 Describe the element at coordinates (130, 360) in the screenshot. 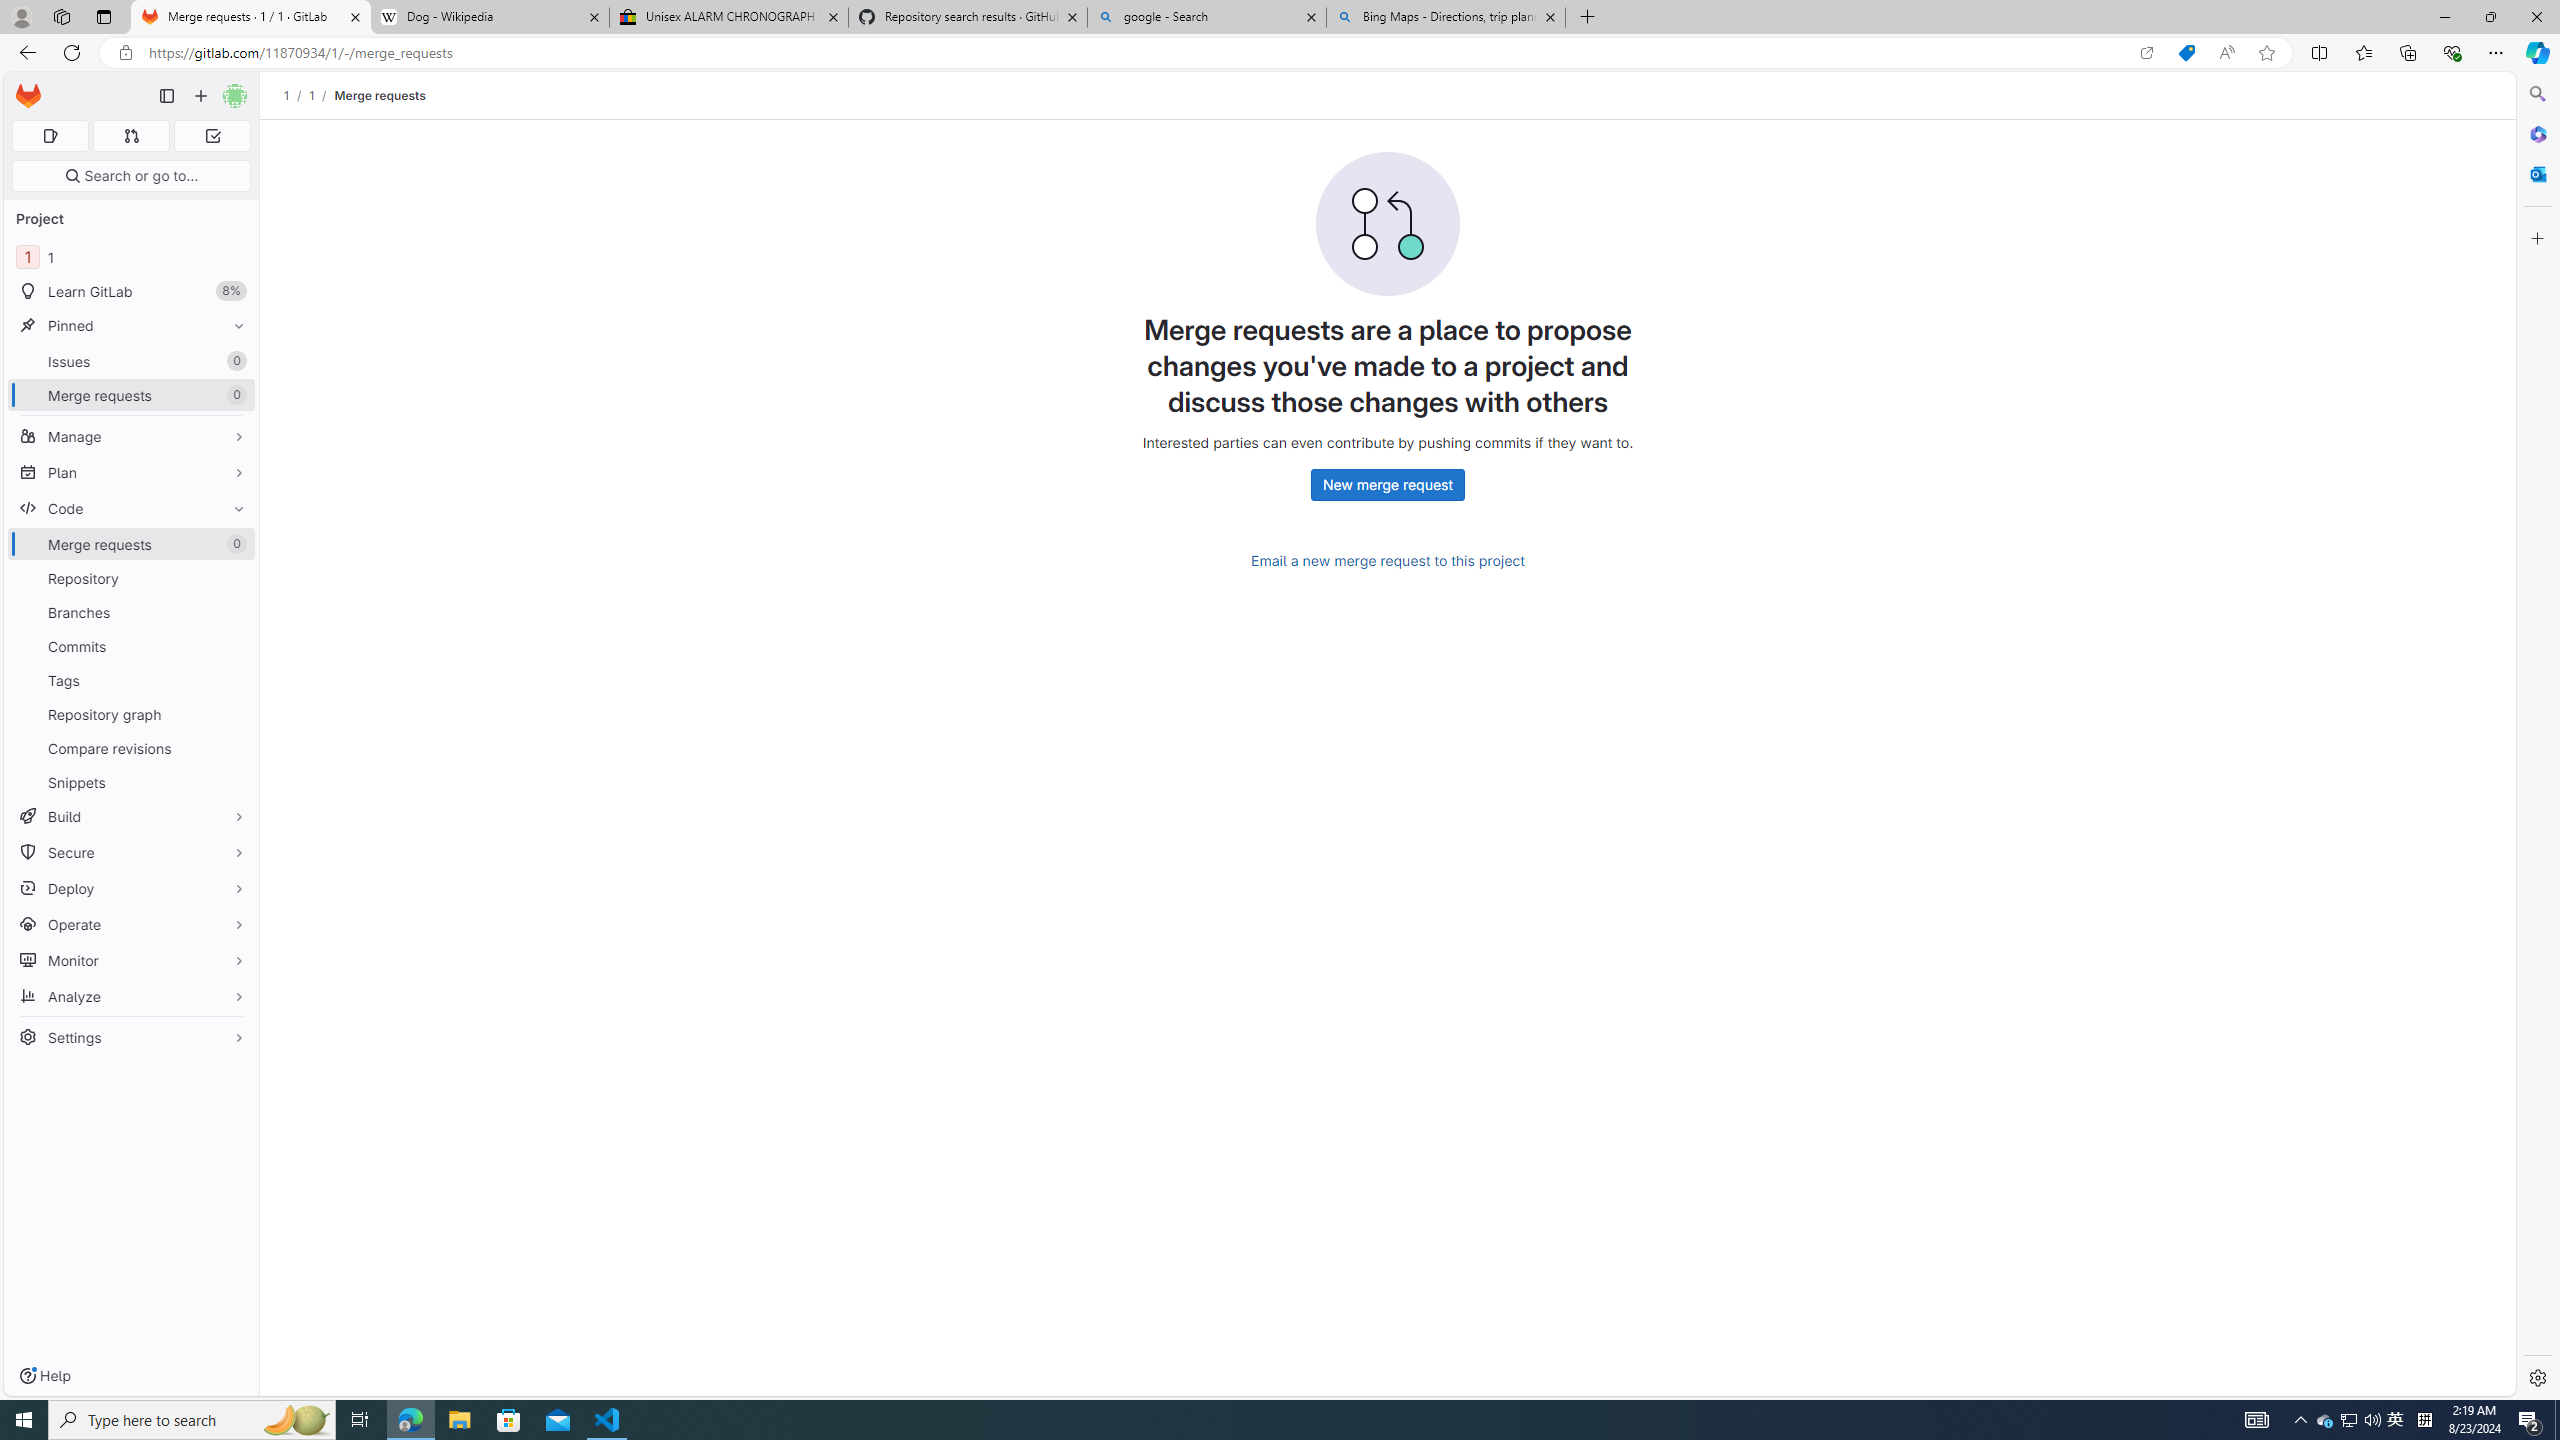

I see `'Issues 0'` at that location.